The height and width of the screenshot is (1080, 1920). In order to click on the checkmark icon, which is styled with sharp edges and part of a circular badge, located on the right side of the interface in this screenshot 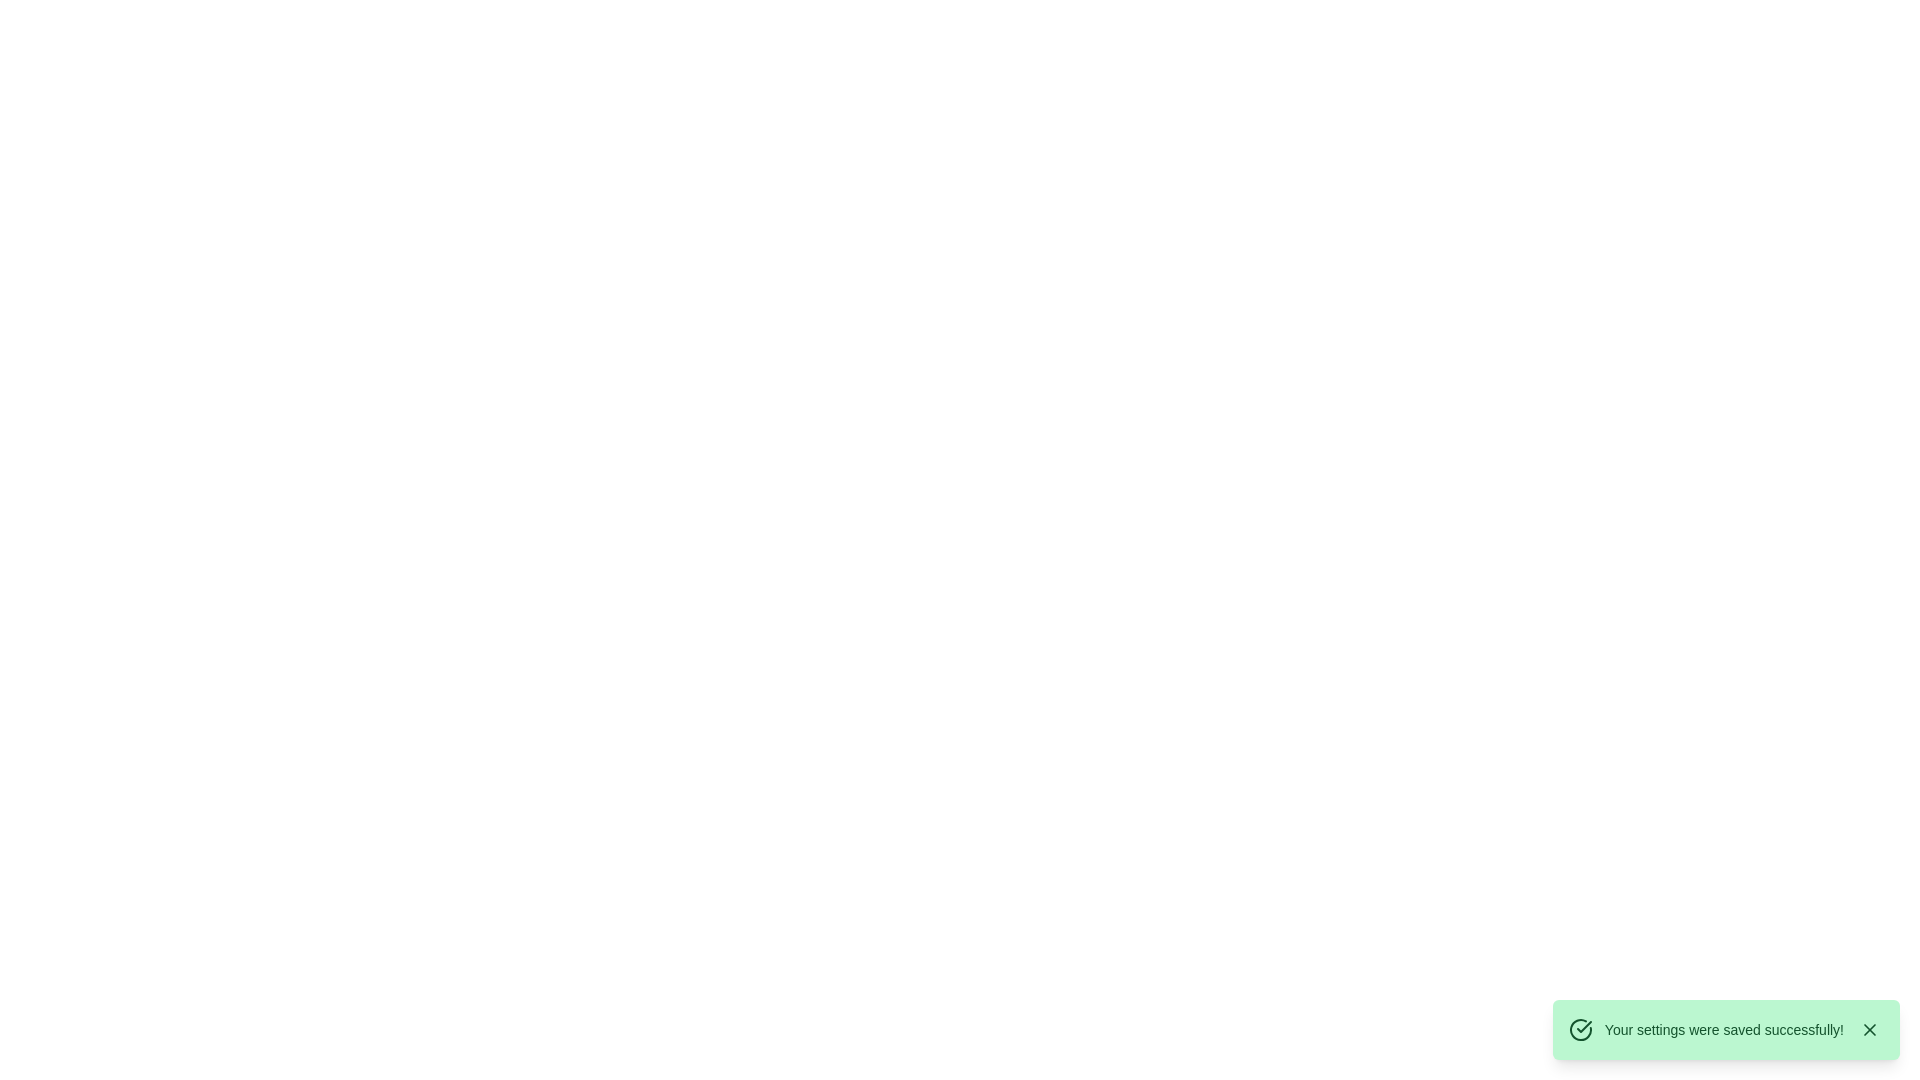, I will do `click(1583, 1026)`.